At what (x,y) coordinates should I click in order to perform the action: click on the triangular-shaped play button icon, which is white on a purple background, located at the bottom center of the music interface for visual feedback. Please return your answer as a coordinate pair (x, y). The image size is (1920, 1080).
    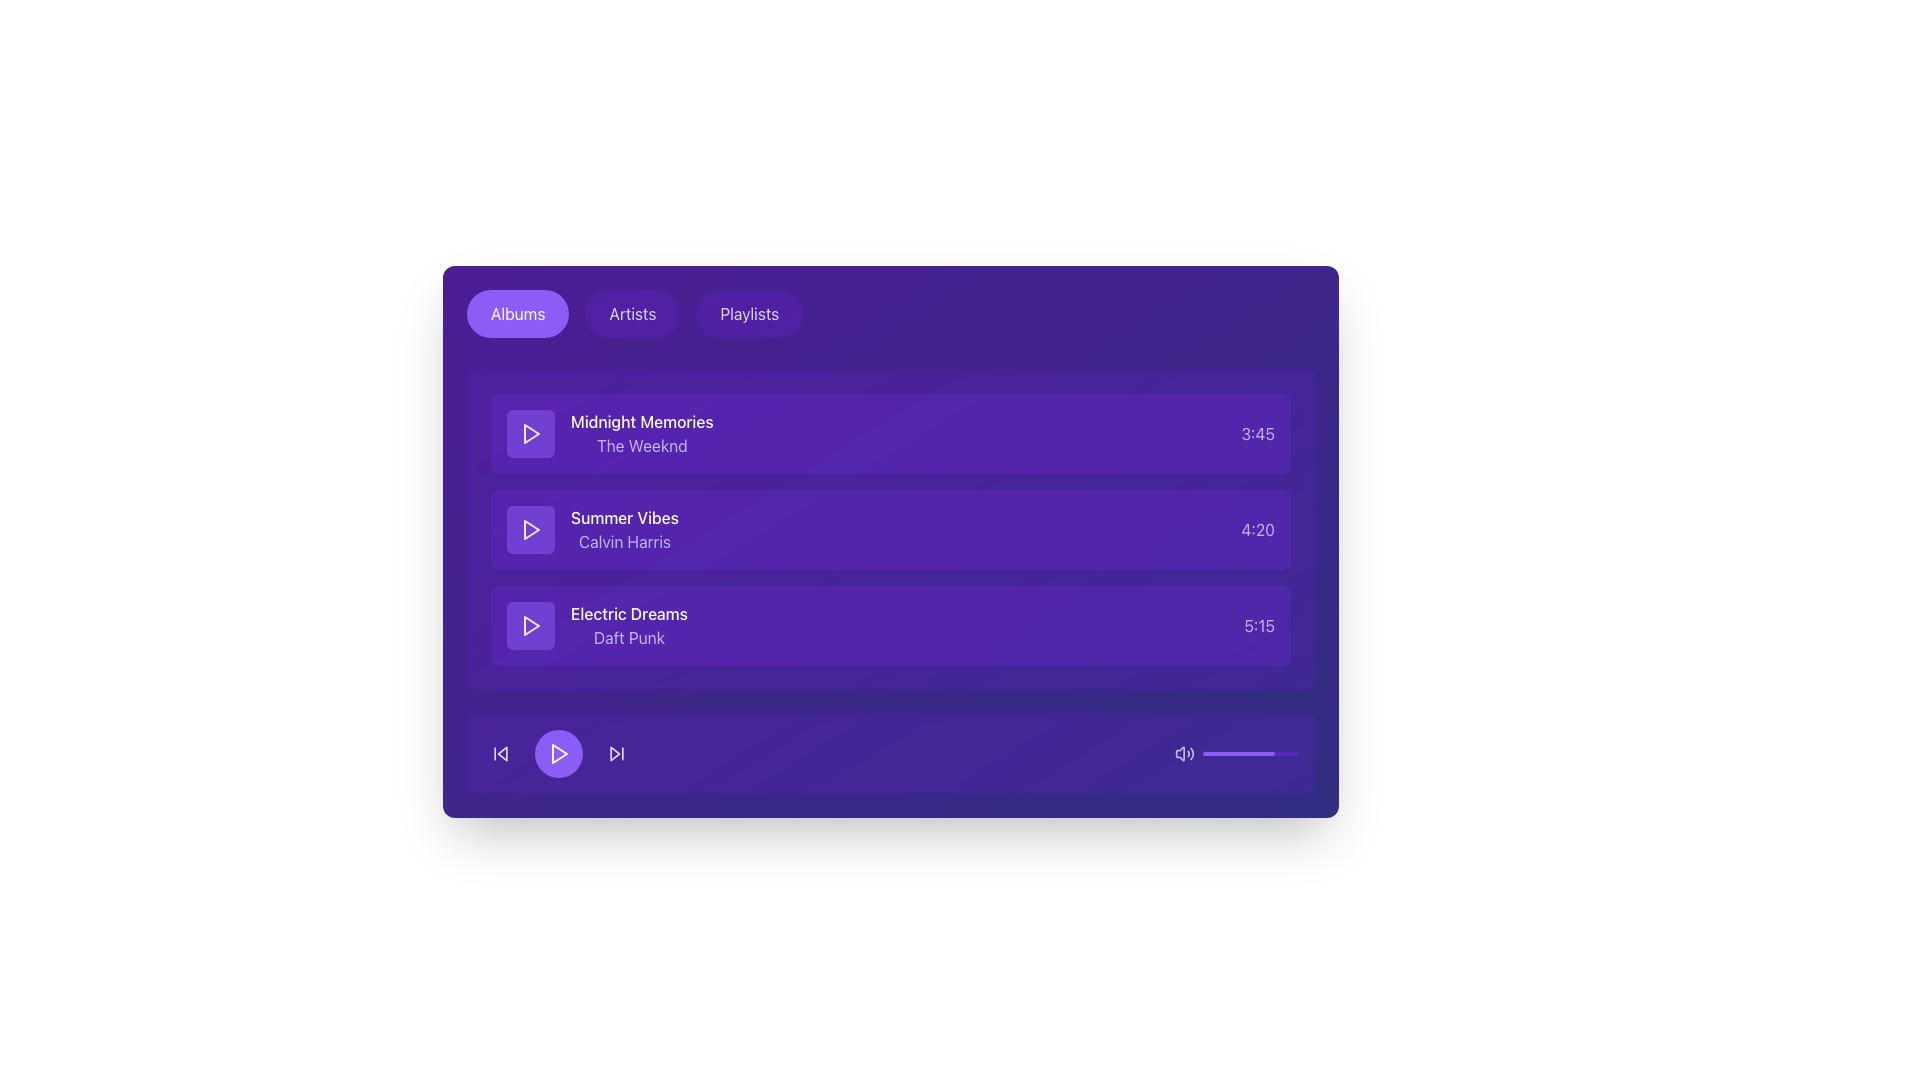
    Looking at the image, I should click on (558, 753).